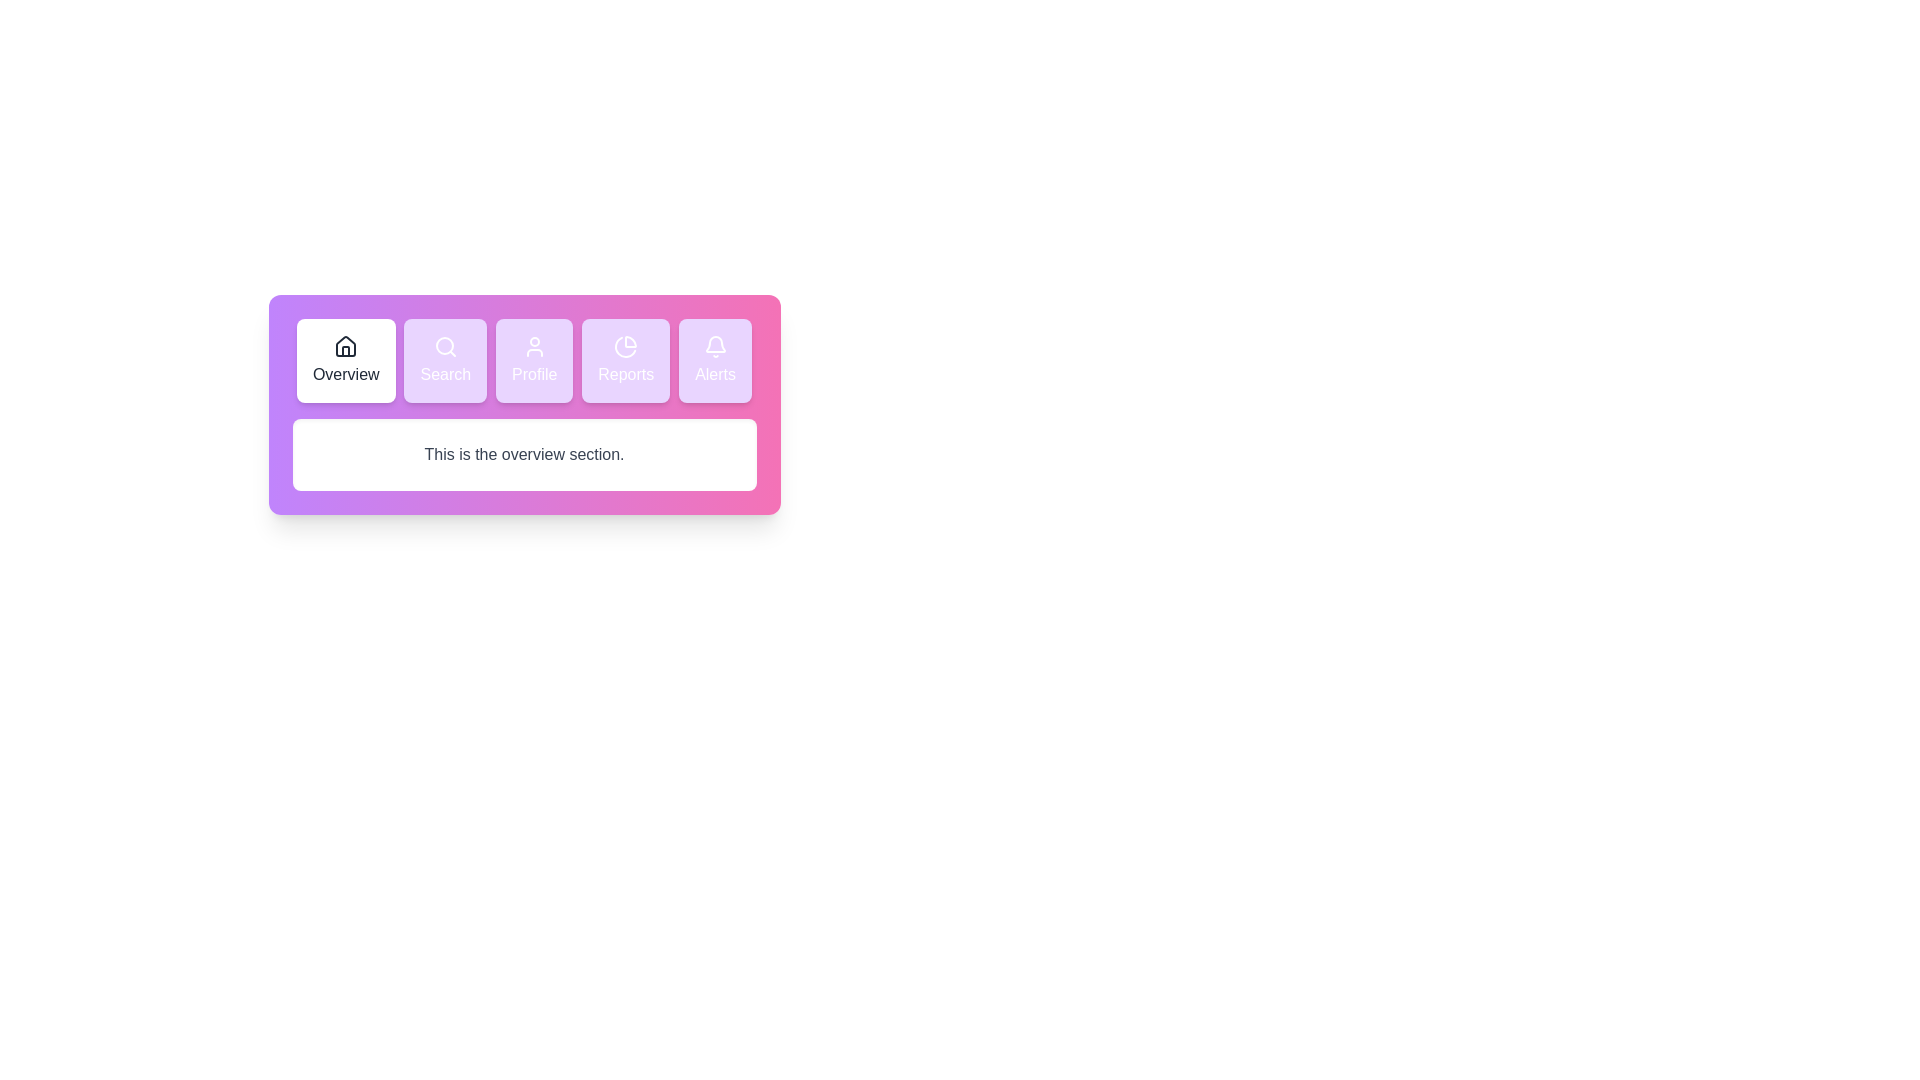 Image resolution: width=1920 pixels, height=1080 pixels. What do you see at coordinates (346, 346) in the screenshot?
I see `the house-shaped icon outlined in a dark stroke, located above the text 'Overview'` at bounding box center [346, 346].